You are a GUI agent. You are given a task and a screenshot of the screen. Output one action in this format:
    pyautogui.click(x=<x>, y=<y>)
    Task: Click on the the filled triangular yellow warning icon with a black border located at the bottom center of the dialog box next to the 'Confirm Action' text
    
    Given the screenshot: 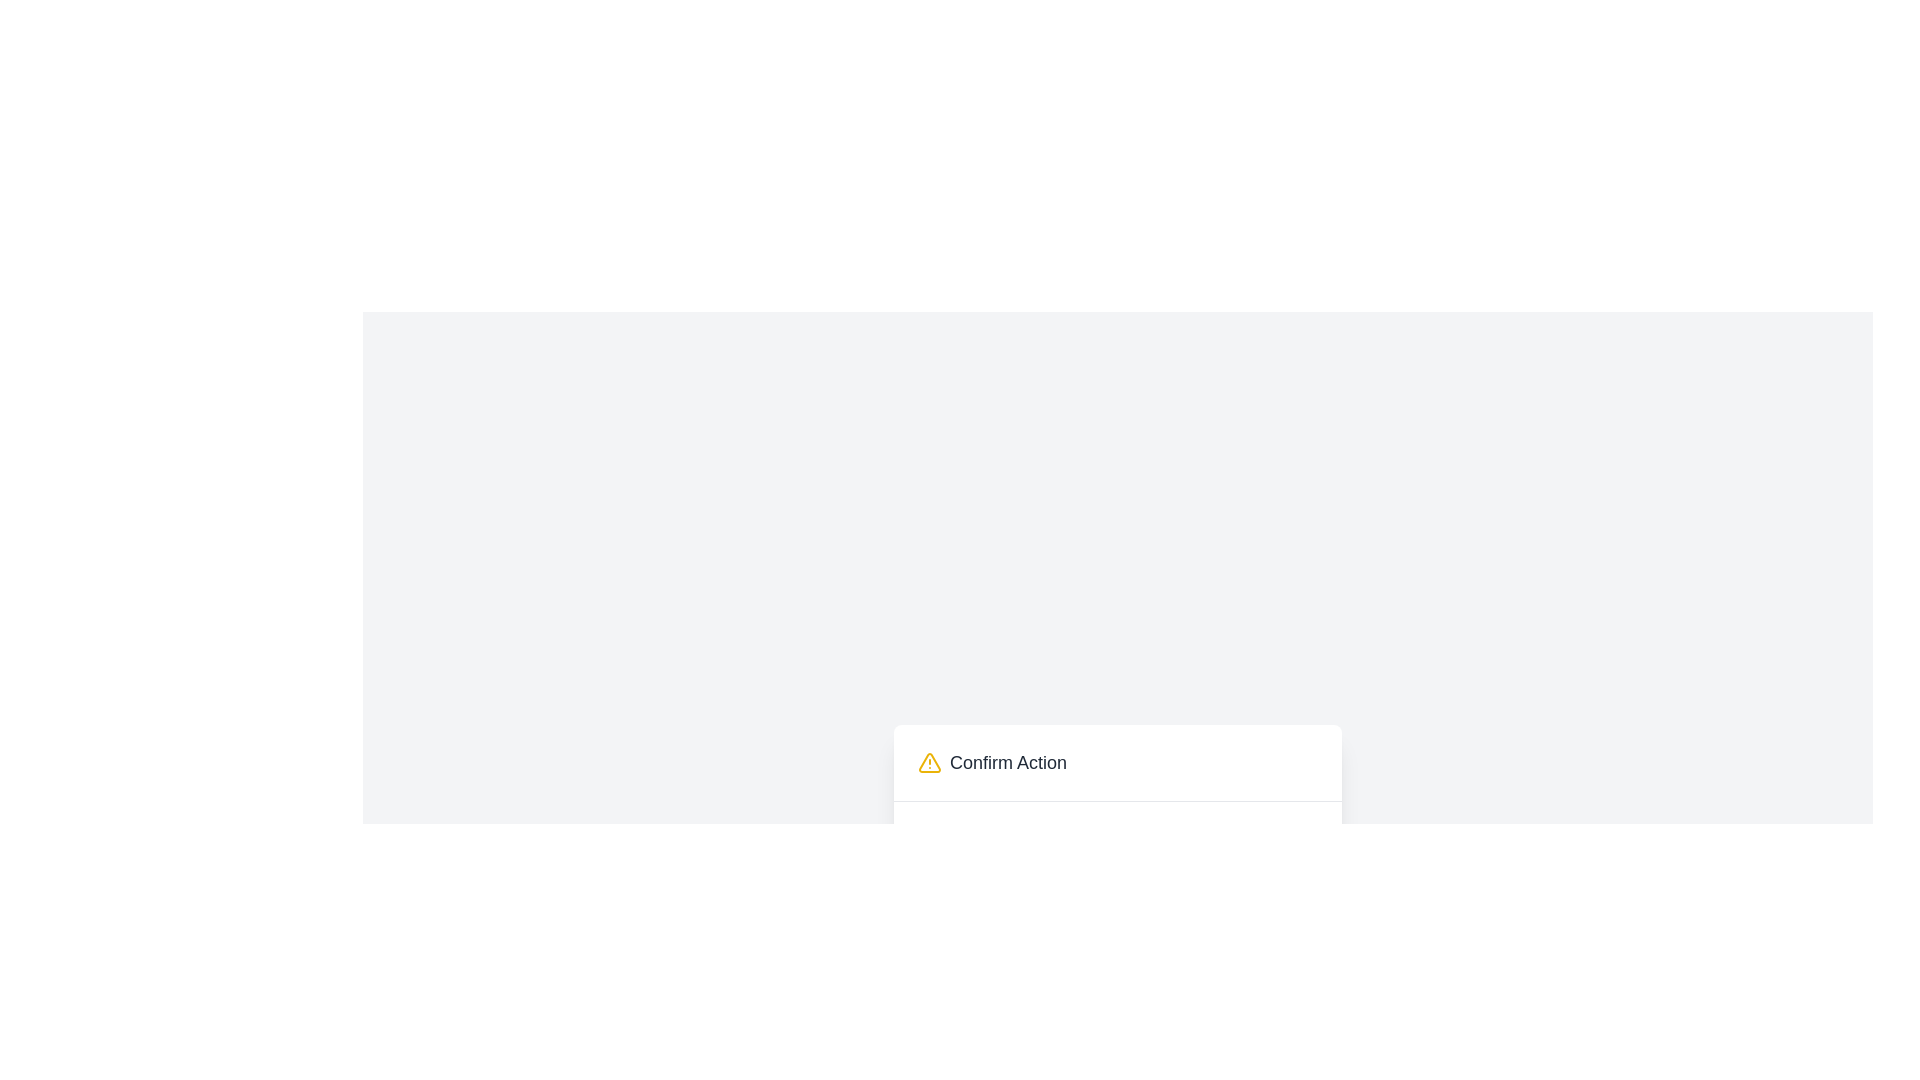 What is the action you would take?
    pyautogui.click(x=929, y=763)
    